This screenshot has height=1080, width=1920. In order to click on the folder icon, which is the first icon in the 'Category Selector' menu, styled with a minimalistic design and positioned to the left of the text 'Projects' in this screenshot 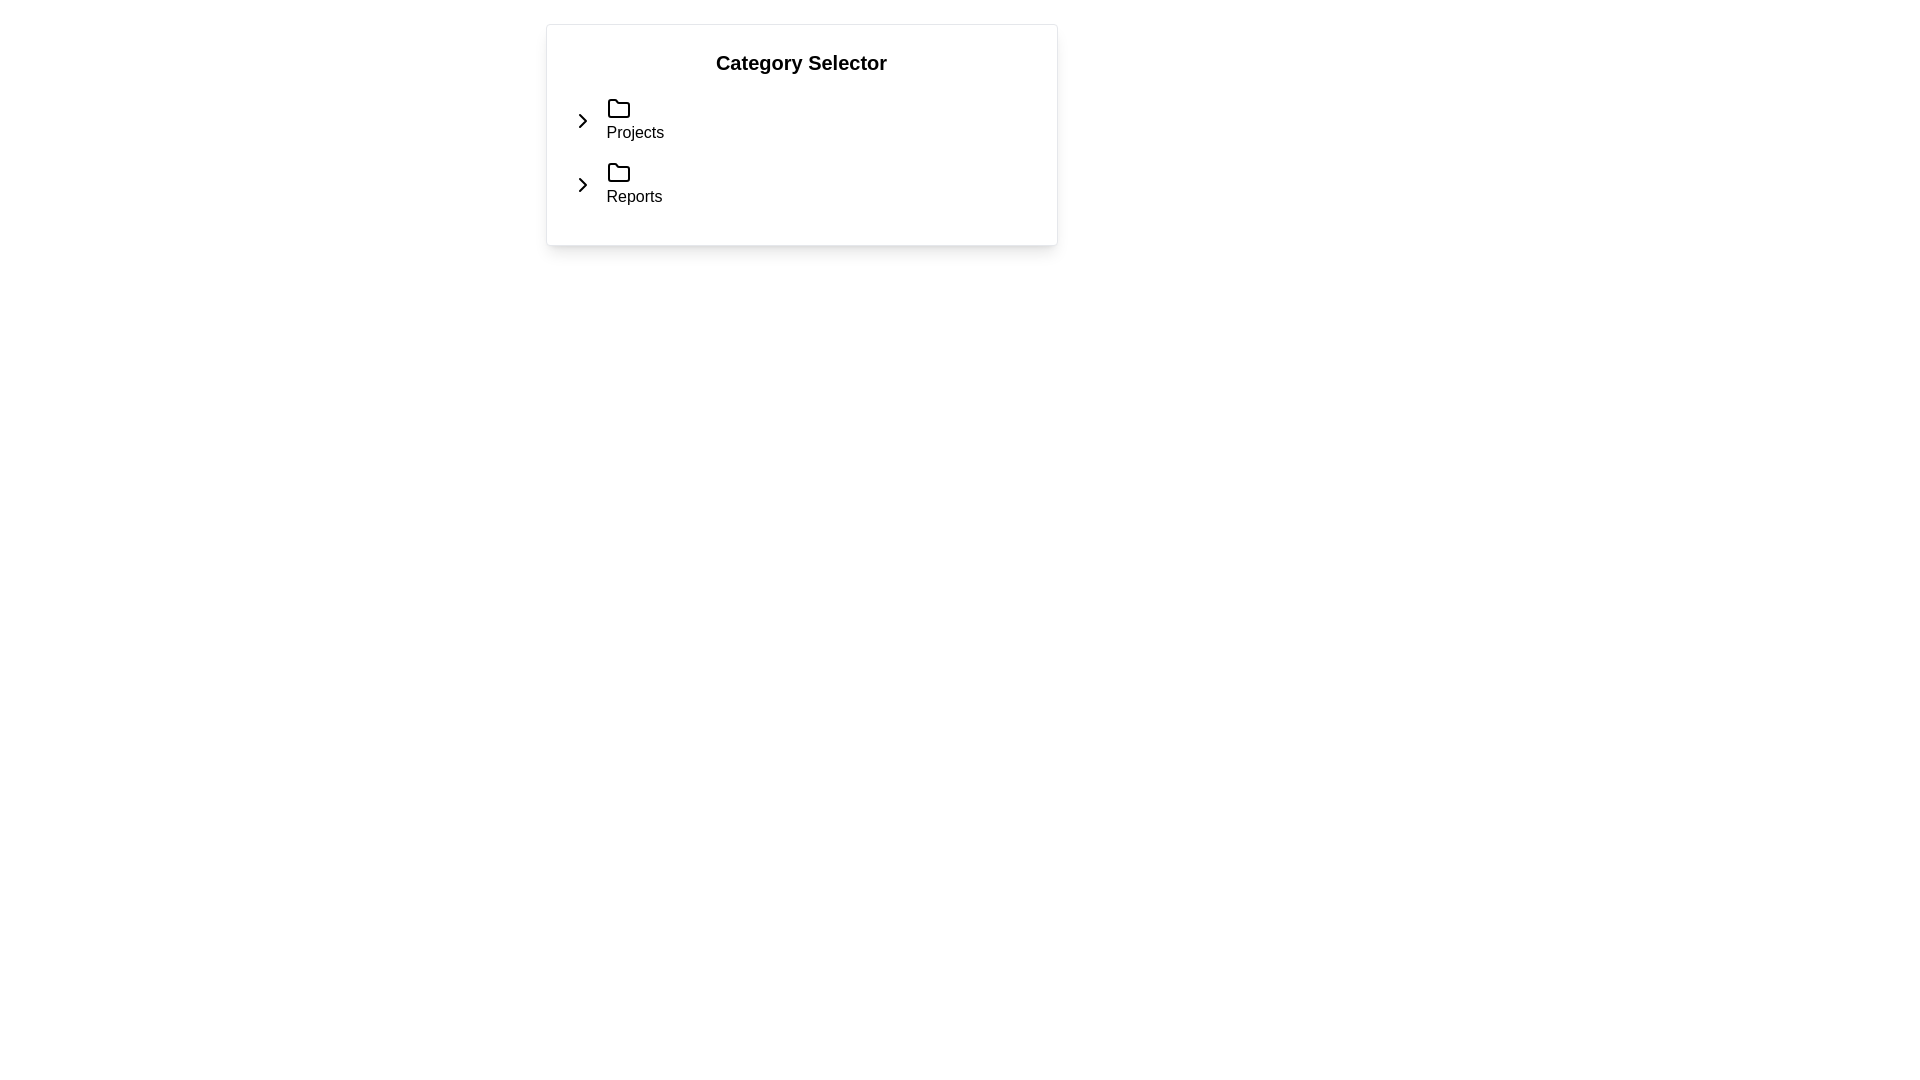, I will do `click(617, 108)`.